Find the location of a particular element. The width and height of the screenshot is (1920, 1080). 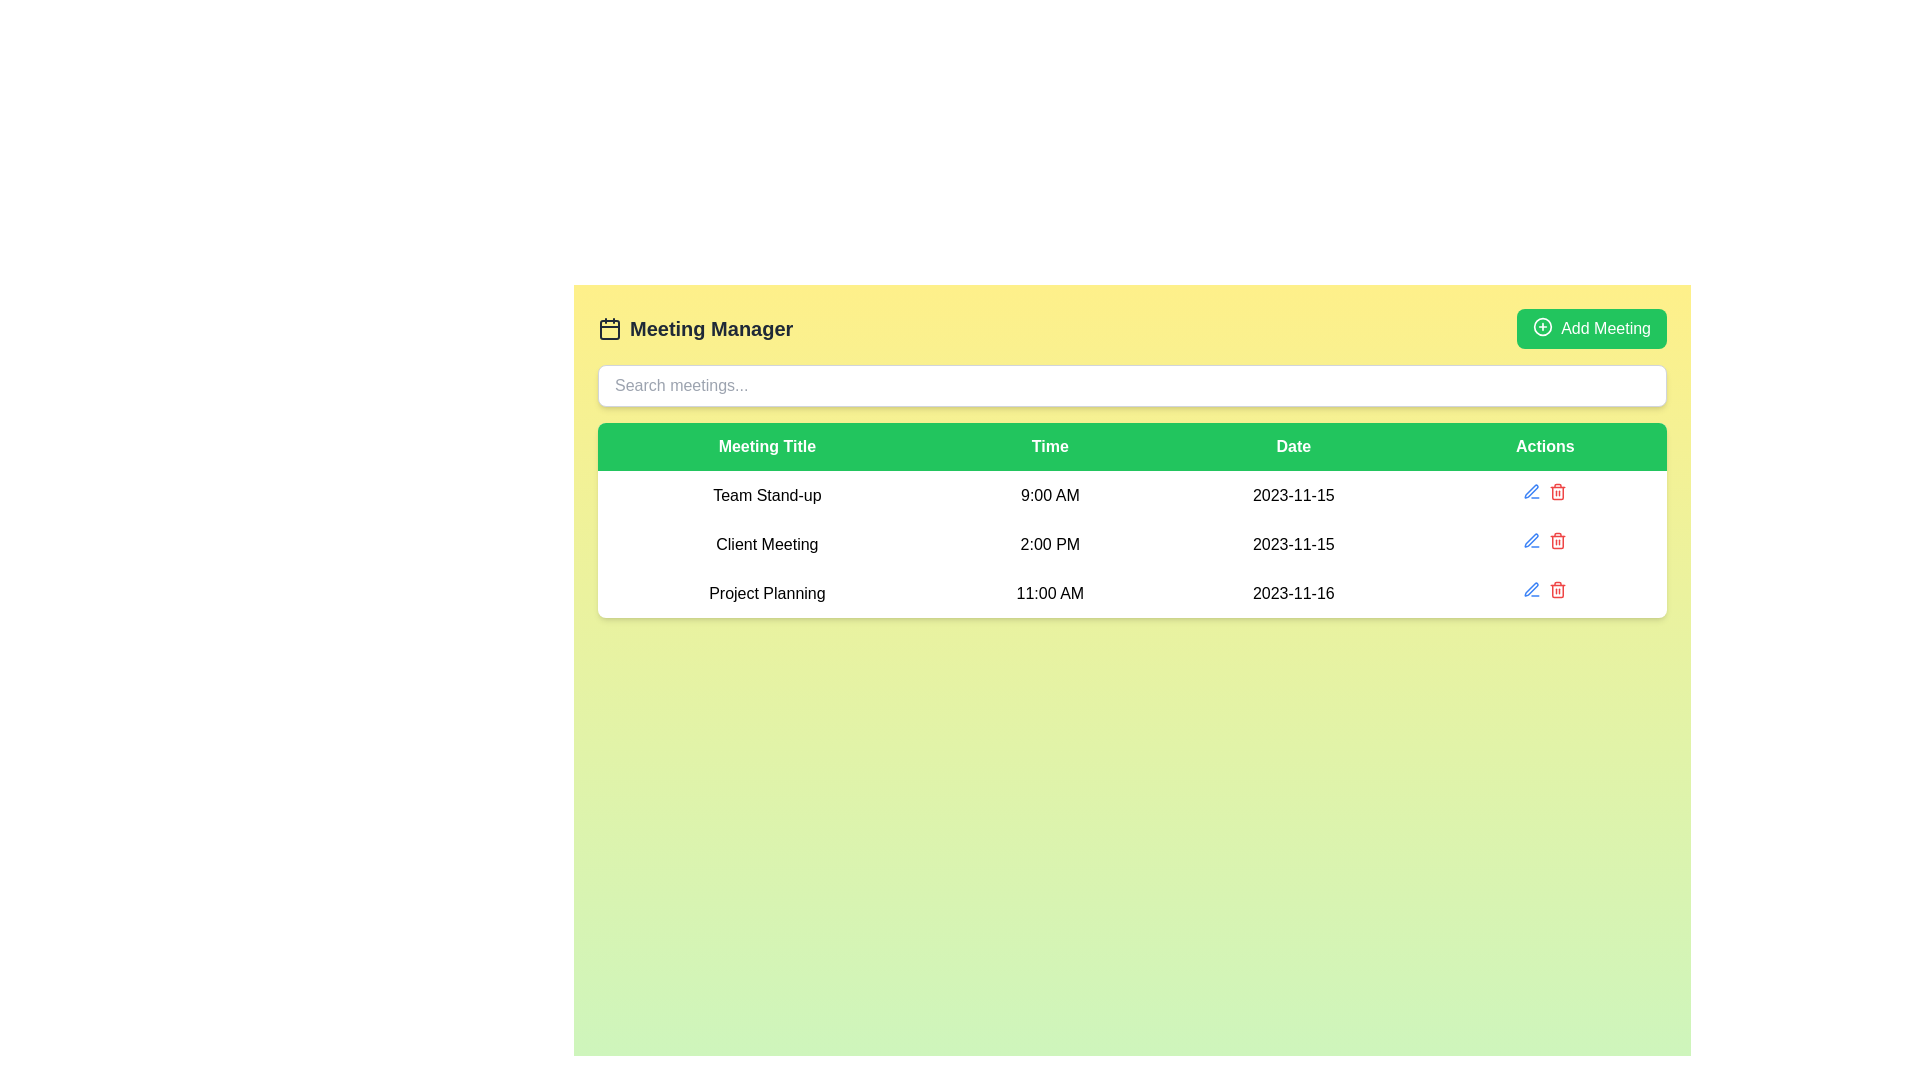

the 'Time' text label, which is styled with a bold white font on a vibrant green background, located centrally in the horizontal bar above the 'Time' column is located at coordinates (1049, 446).